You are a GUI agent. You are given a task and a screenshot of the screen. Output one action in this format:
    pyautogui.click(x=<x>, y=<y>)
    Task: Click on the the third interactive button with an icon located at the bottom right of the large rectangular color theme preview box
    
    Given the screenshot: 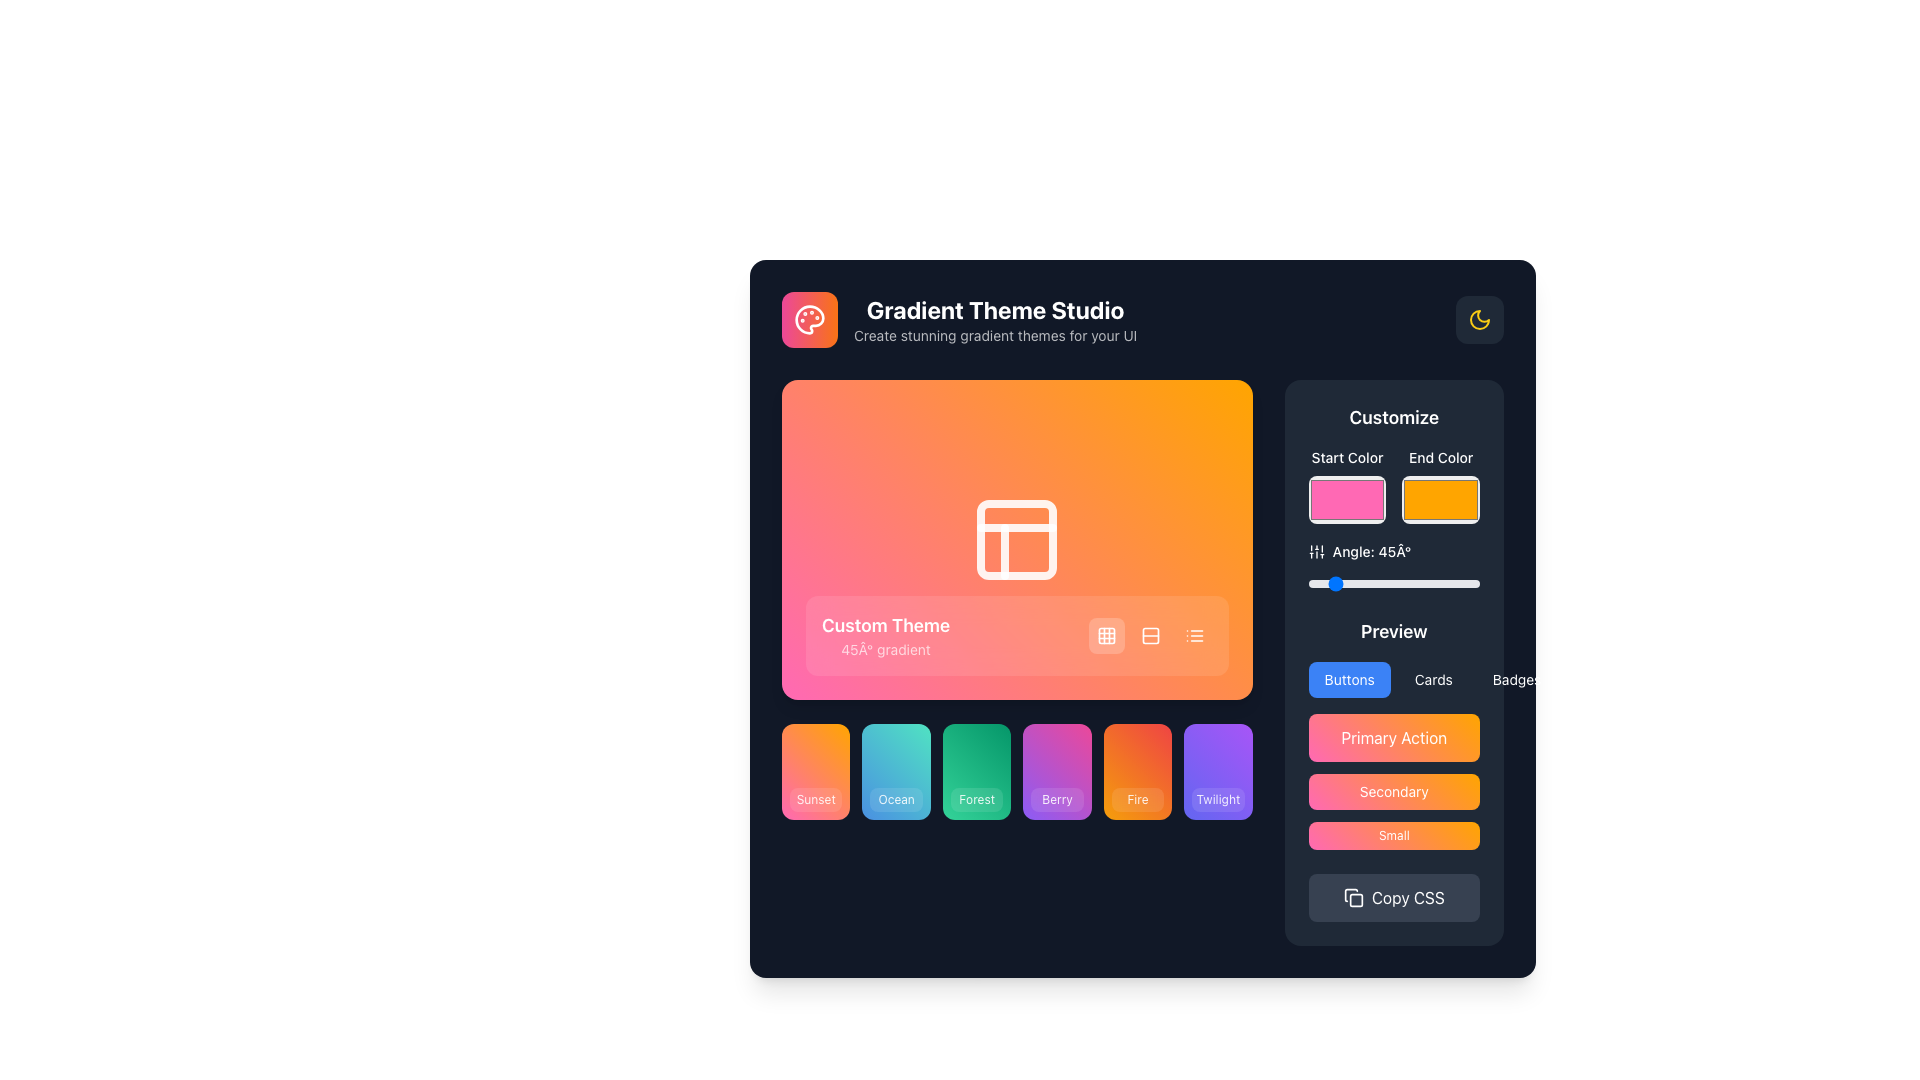 What is the action you would take?
    pyautogui.click(x=1194, y=636)
    